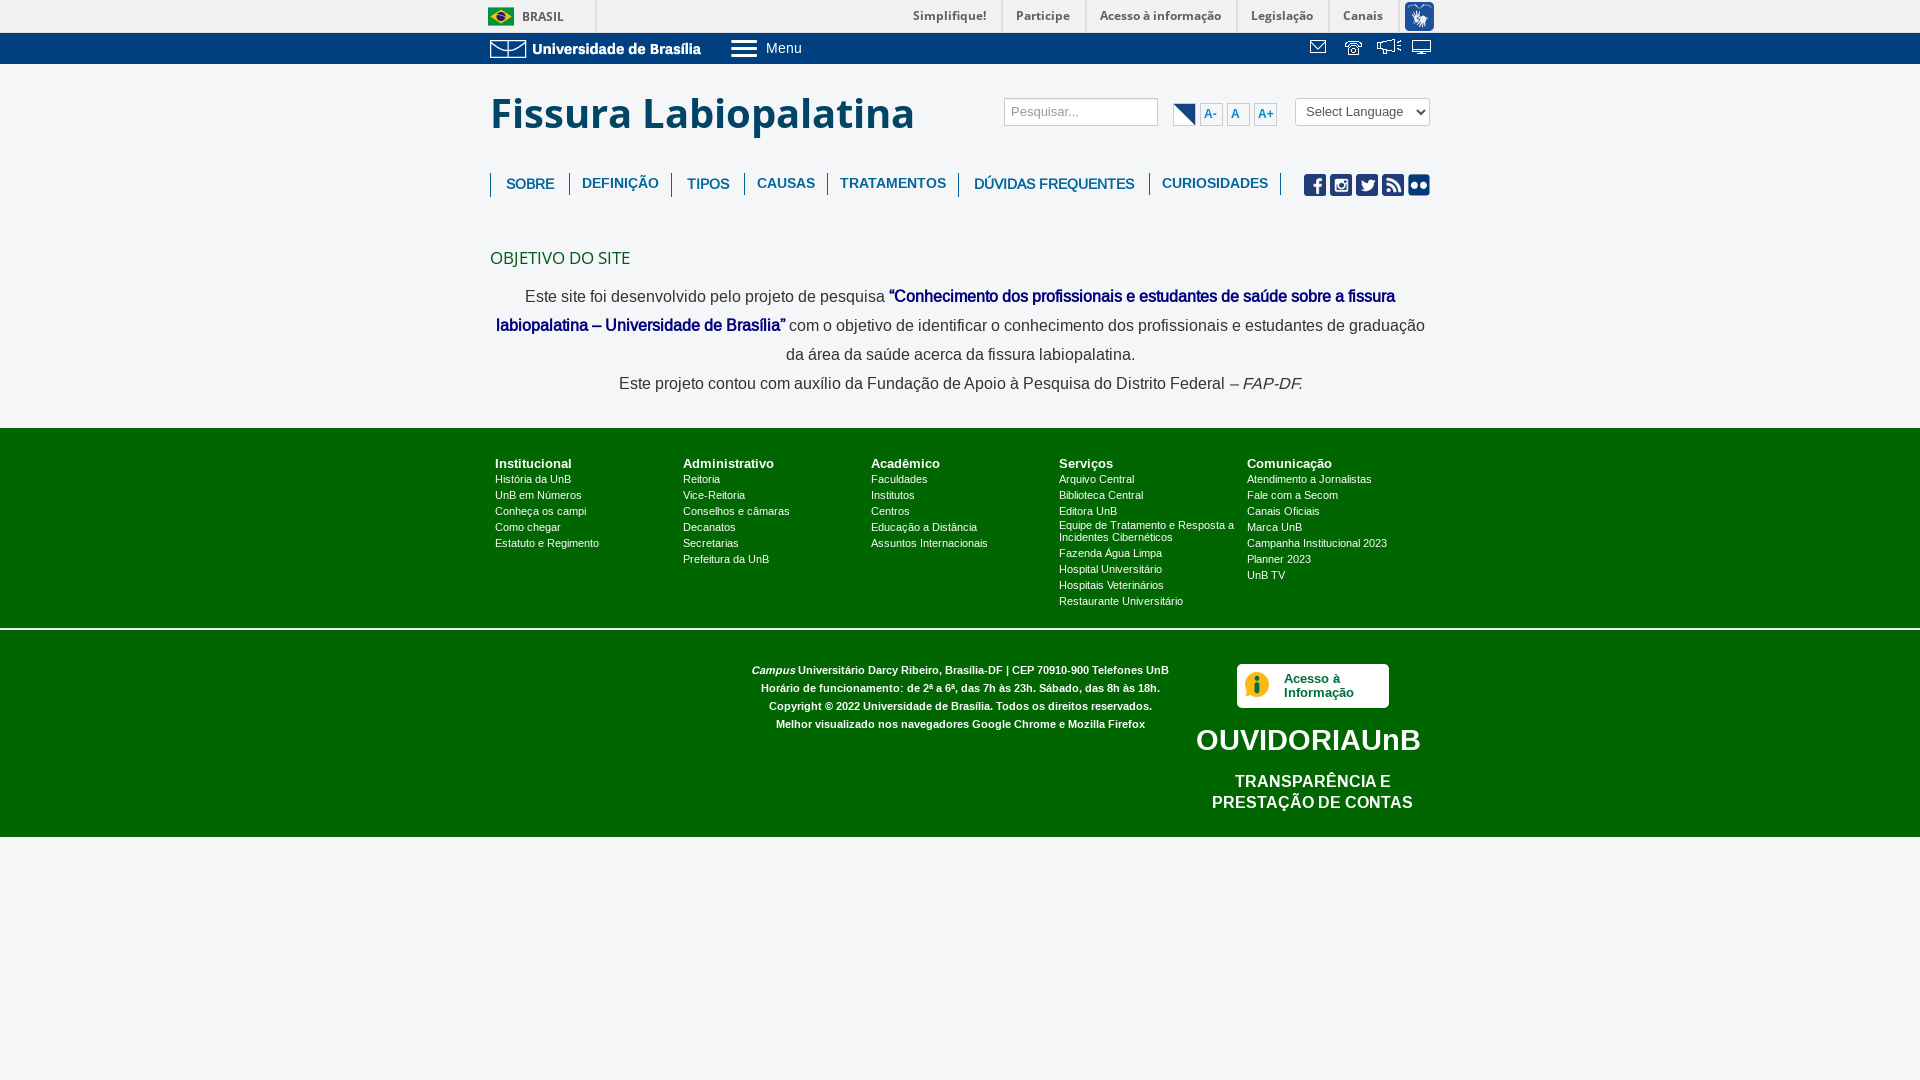  What do you see at coordinates (1058, 495) in the screenshot?
I see `'Biblioteca Central'` at bounding box center [1058, 495].